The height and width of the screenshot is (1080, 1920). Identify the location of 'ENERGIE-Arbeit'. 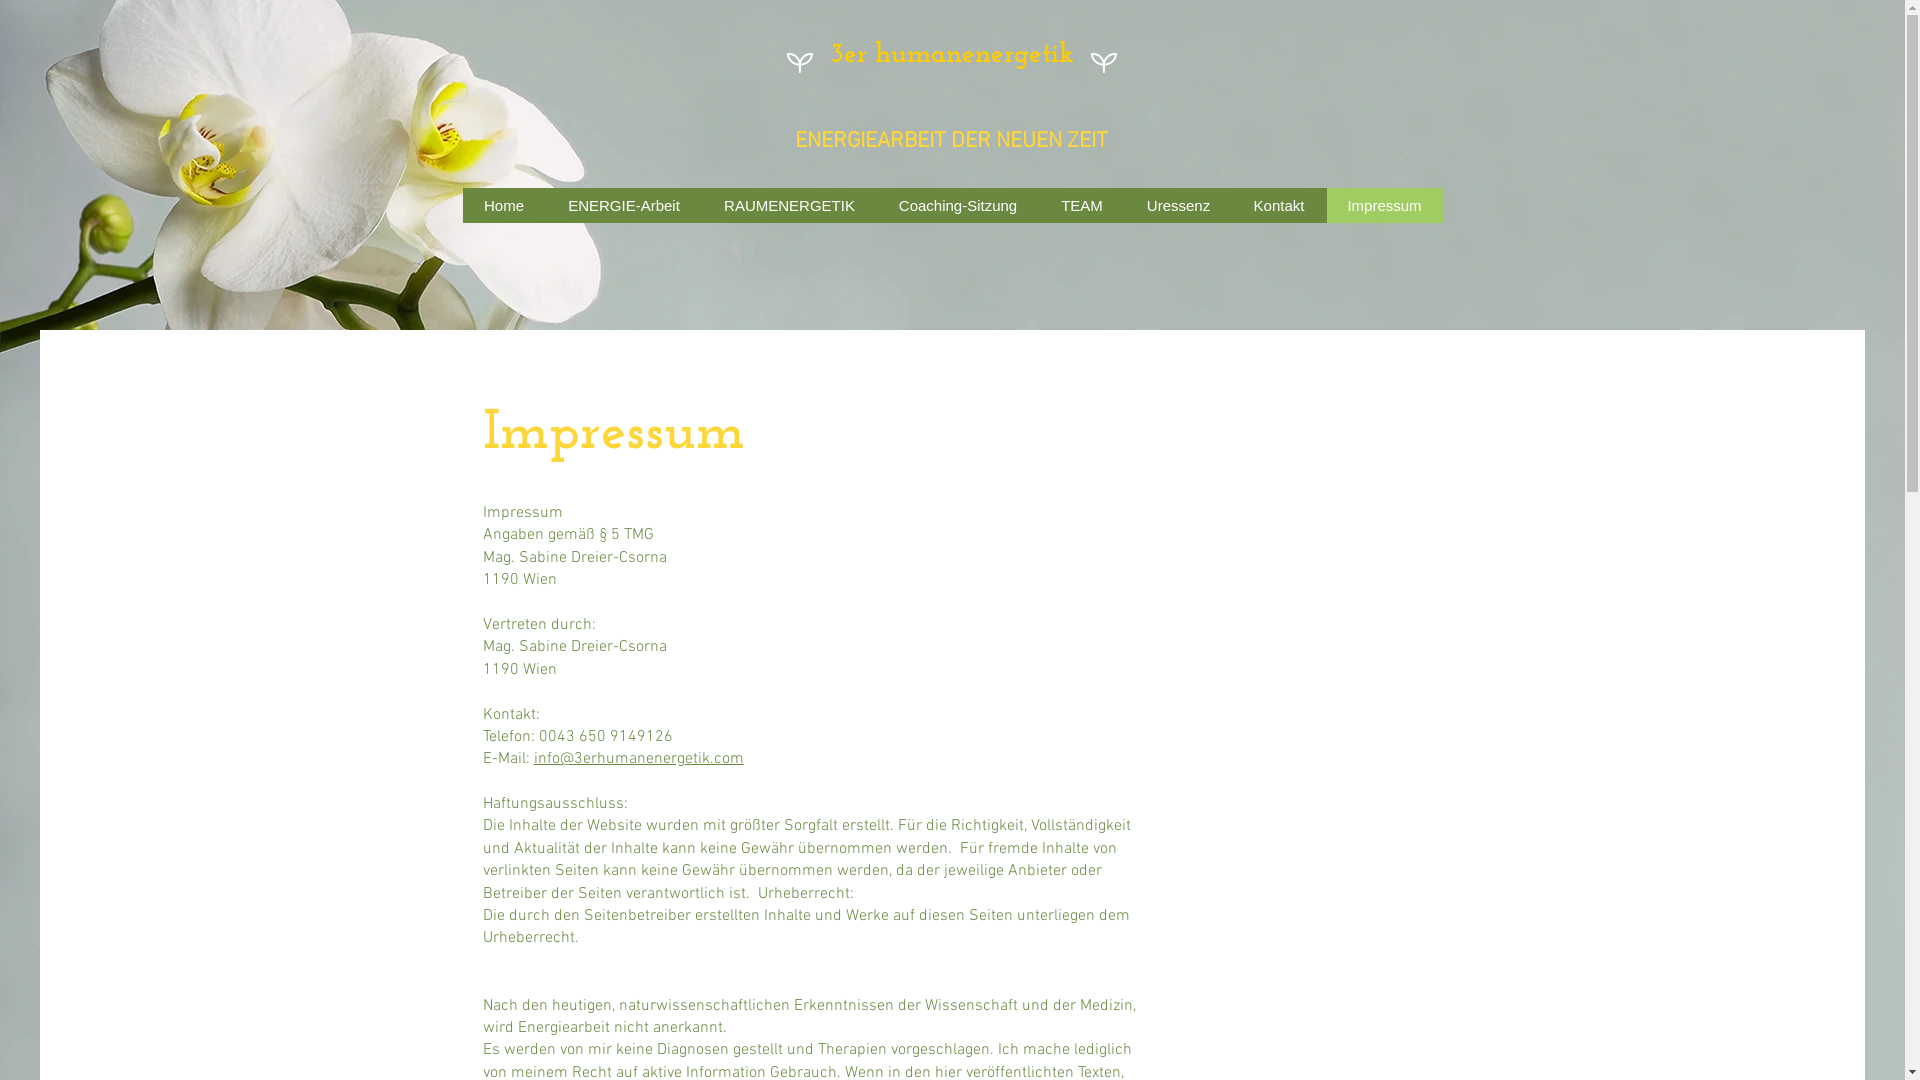
(623, 205).